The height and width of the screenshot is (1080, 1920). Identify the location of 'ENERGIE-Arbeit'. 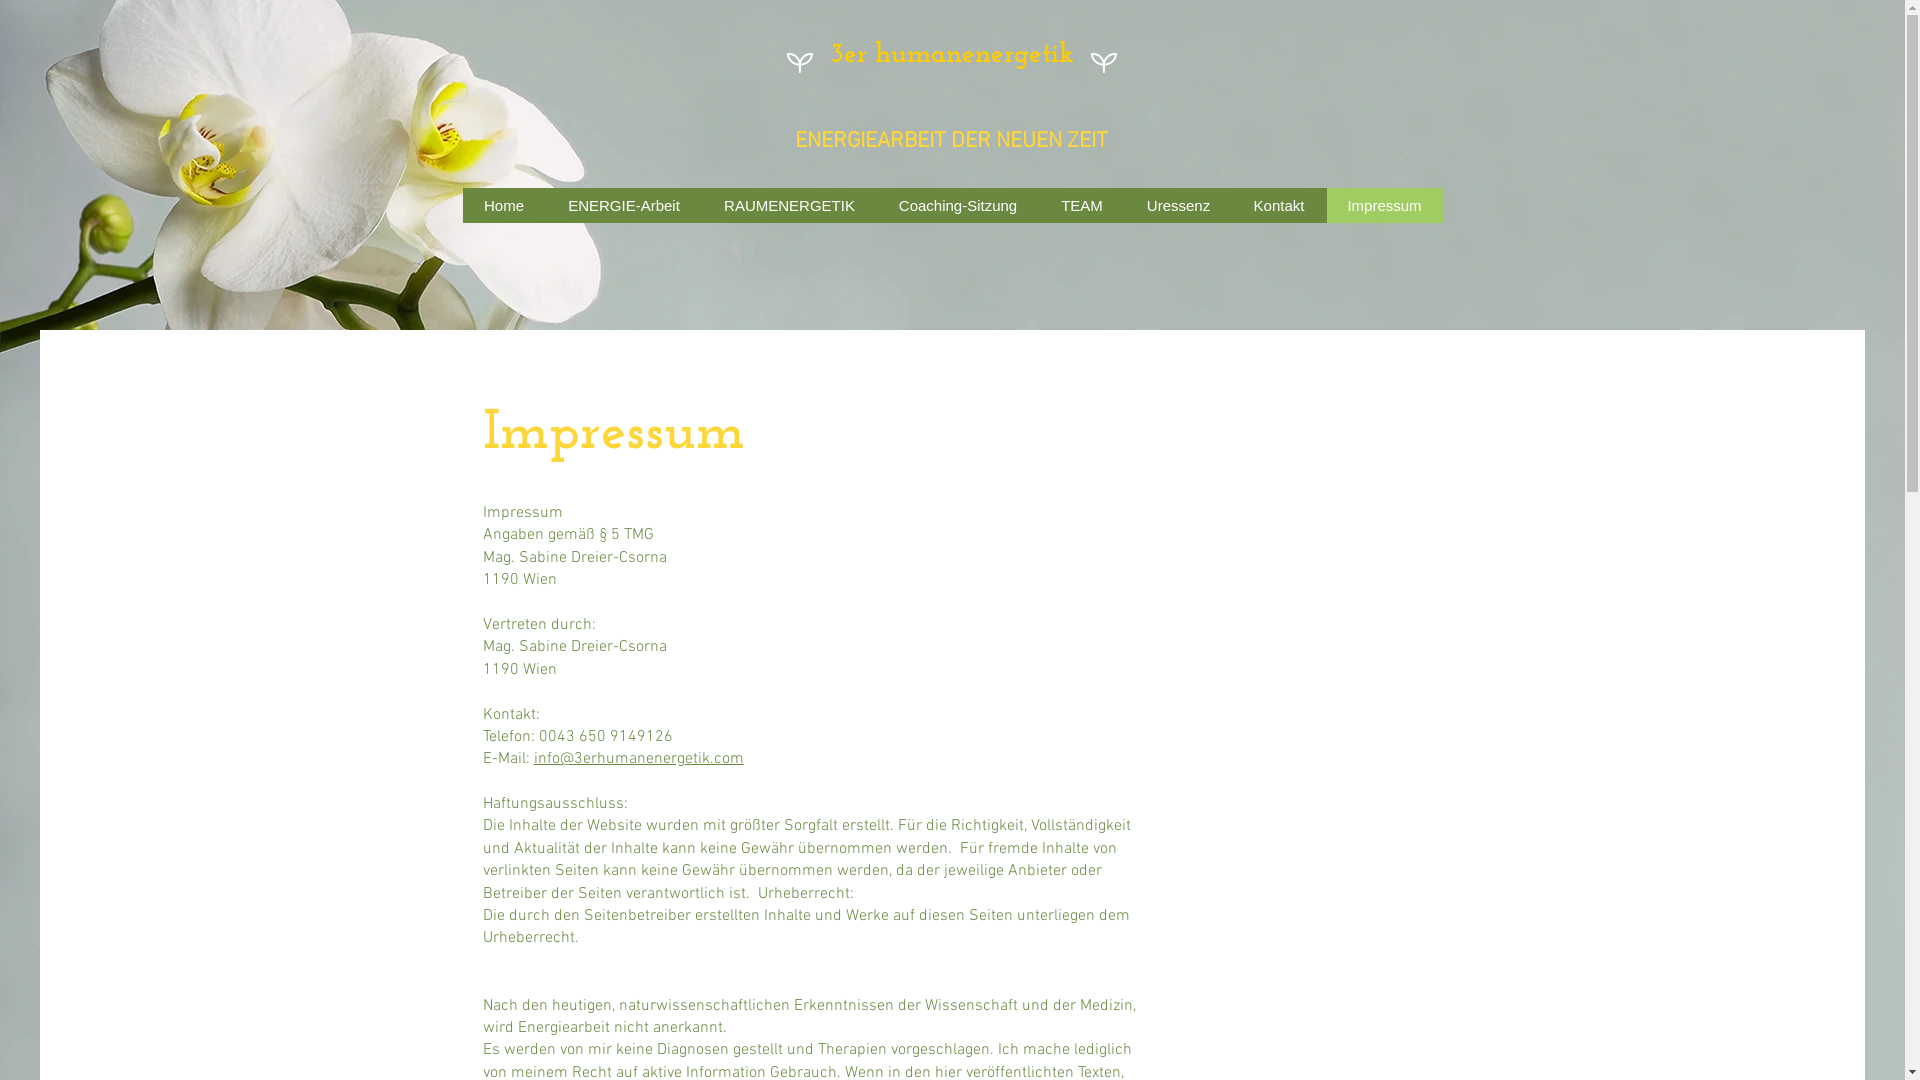
(623, 205).